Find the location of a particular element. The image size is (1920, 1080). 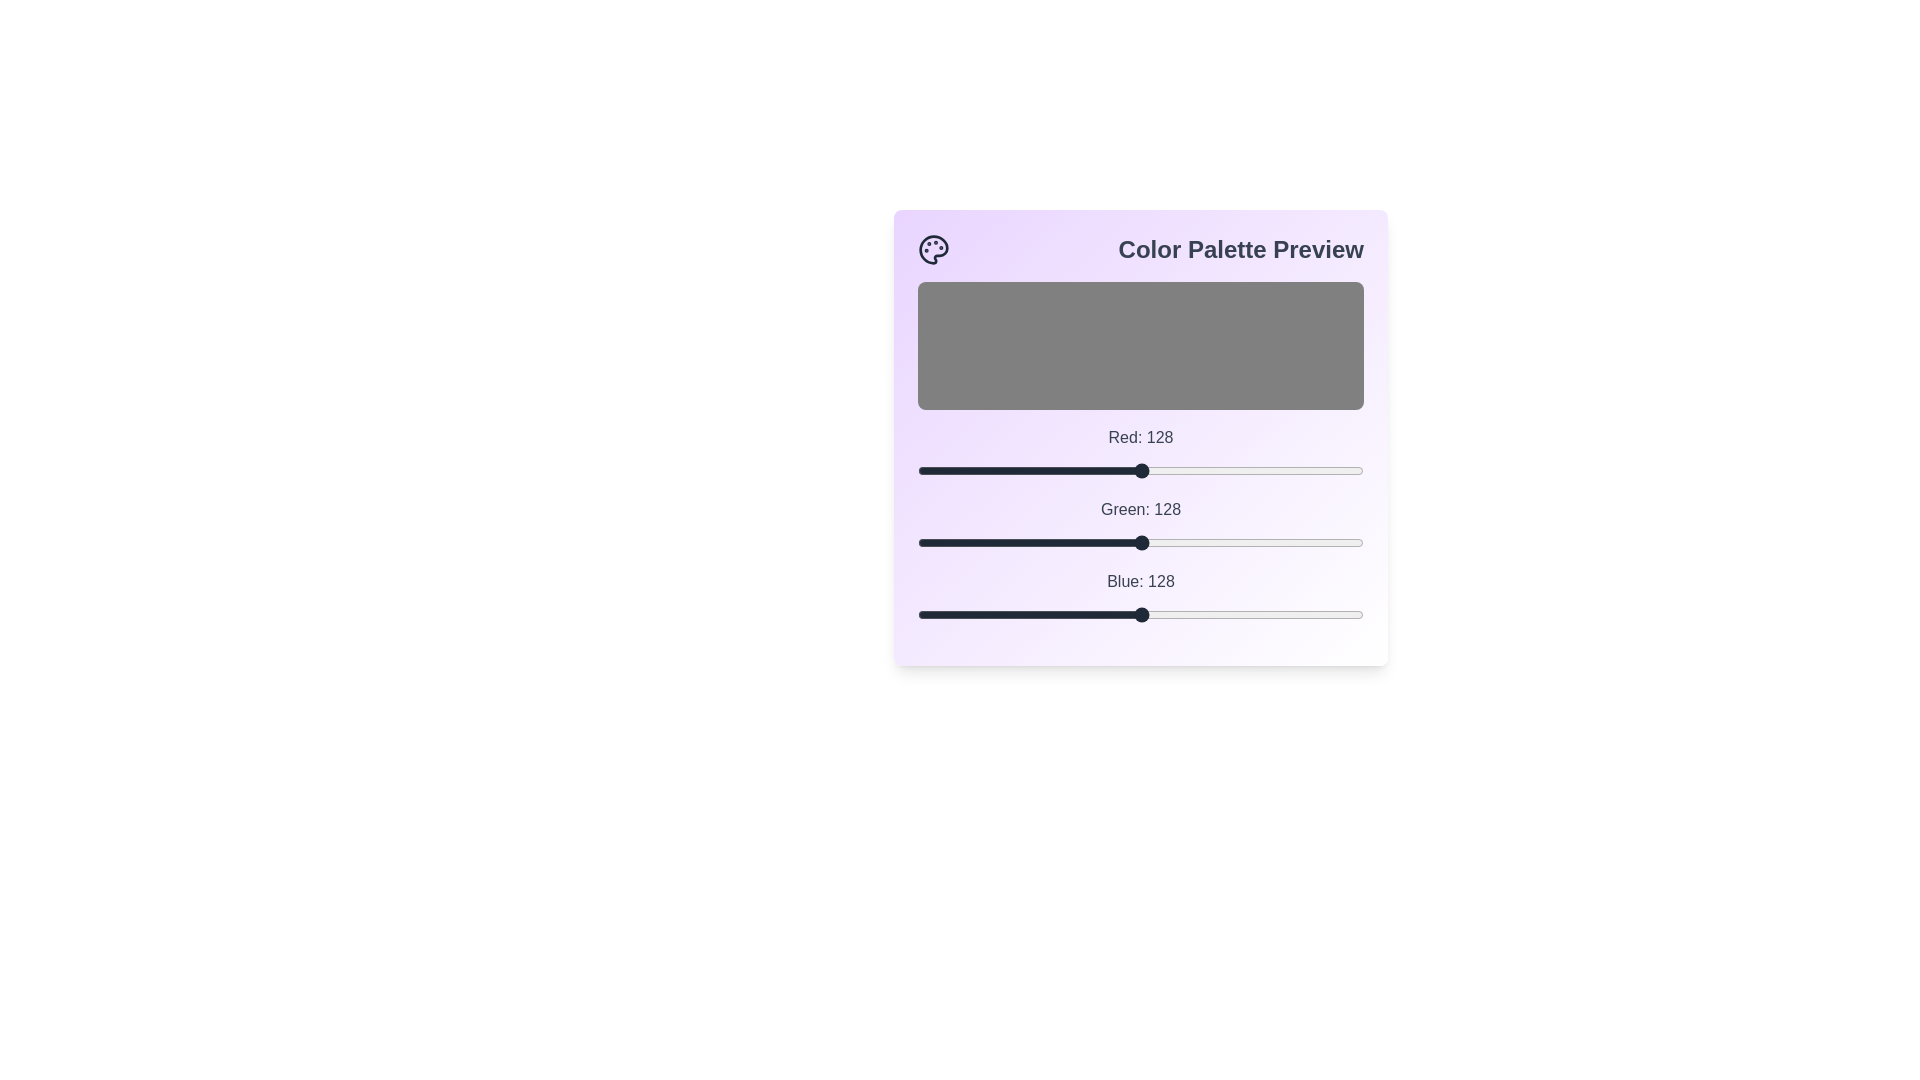

the decorative icon located at the top-left corner of the 'Color Palette Preview' section, adjacent to the text label 'Color Palette Preview' is located at coordinates (933, 249).